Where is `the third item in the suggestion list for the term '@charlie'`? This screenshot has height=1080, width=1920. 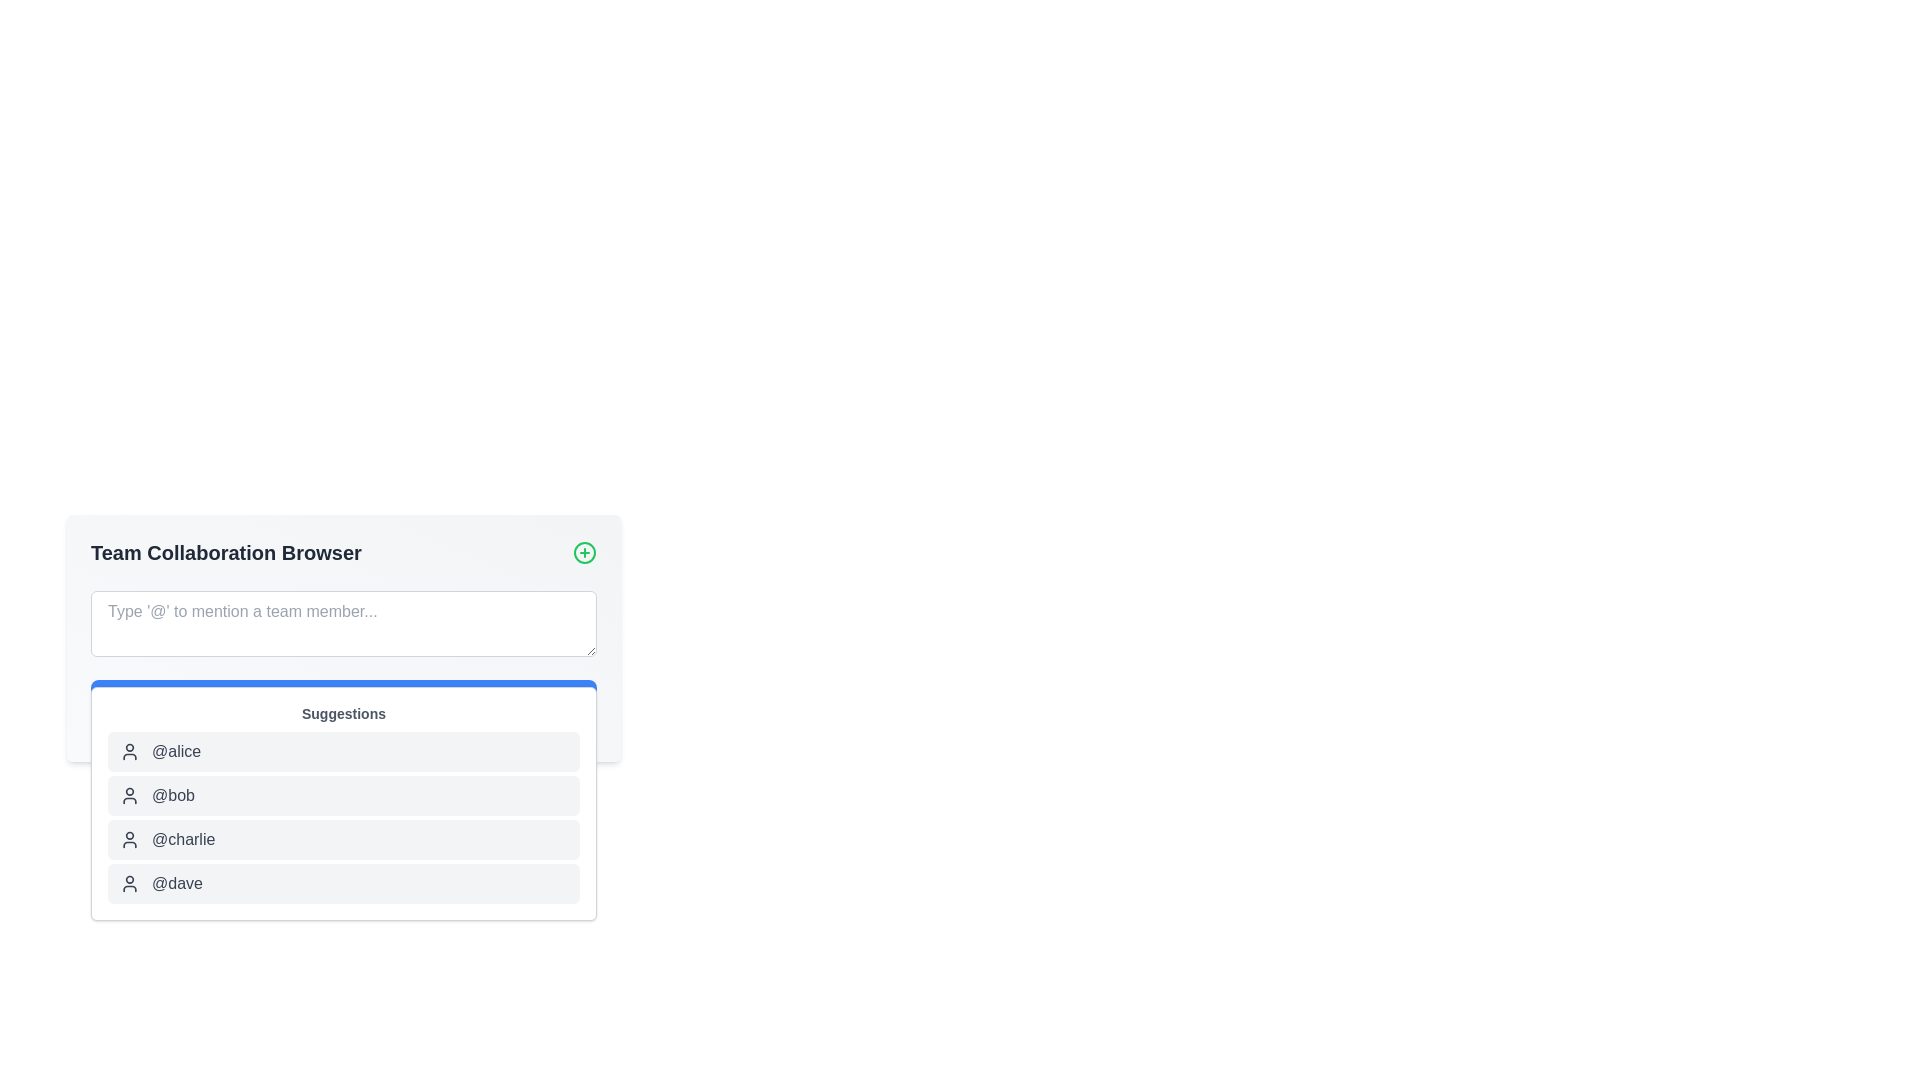 the third item in the suggestion list for the term '@charlie' is located at coordinates (344, 840).